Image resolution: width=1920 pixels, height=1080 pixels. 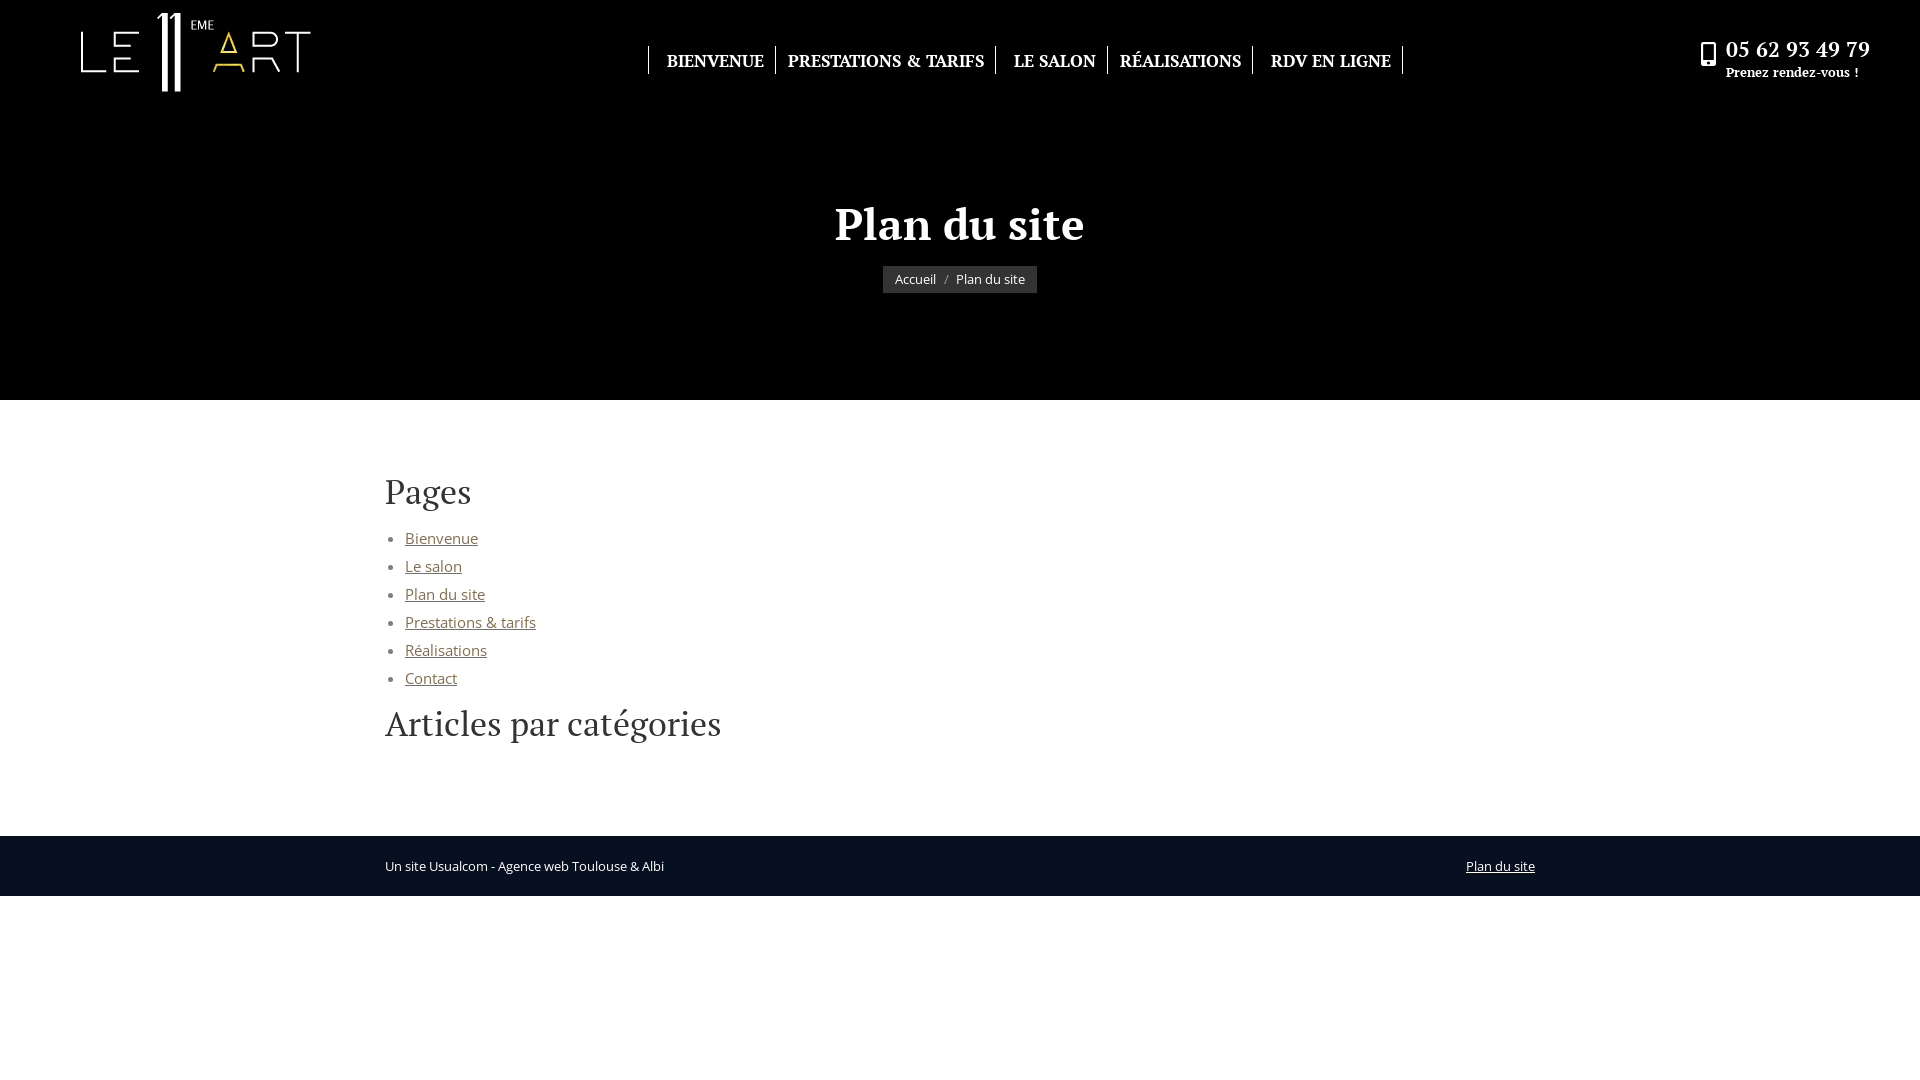 What do you see at coordinates (1500, 865) in the screenshot?
I see `'Plan du site'` at bounding box center [1500, 865].